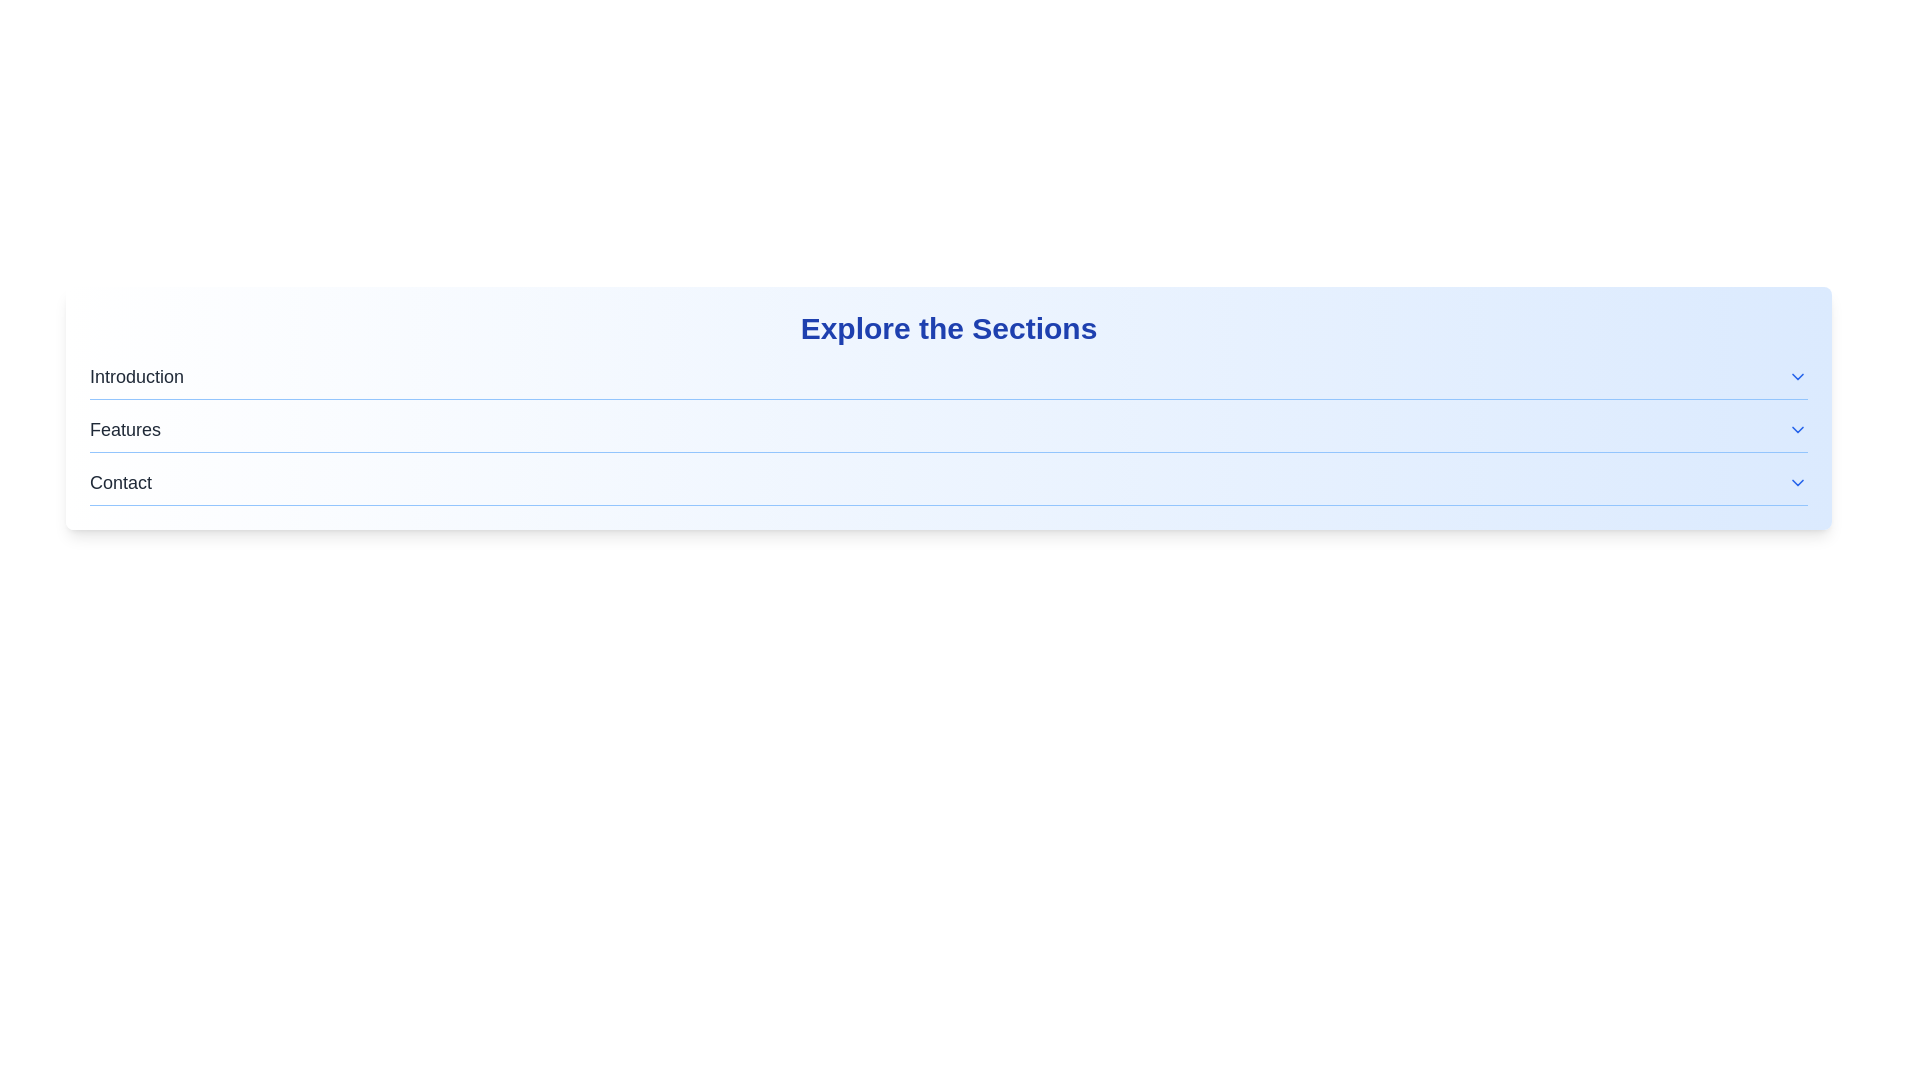  I want to click on the 'Contact' button in the 'Explore the Sections' interface, so click(948, 482).